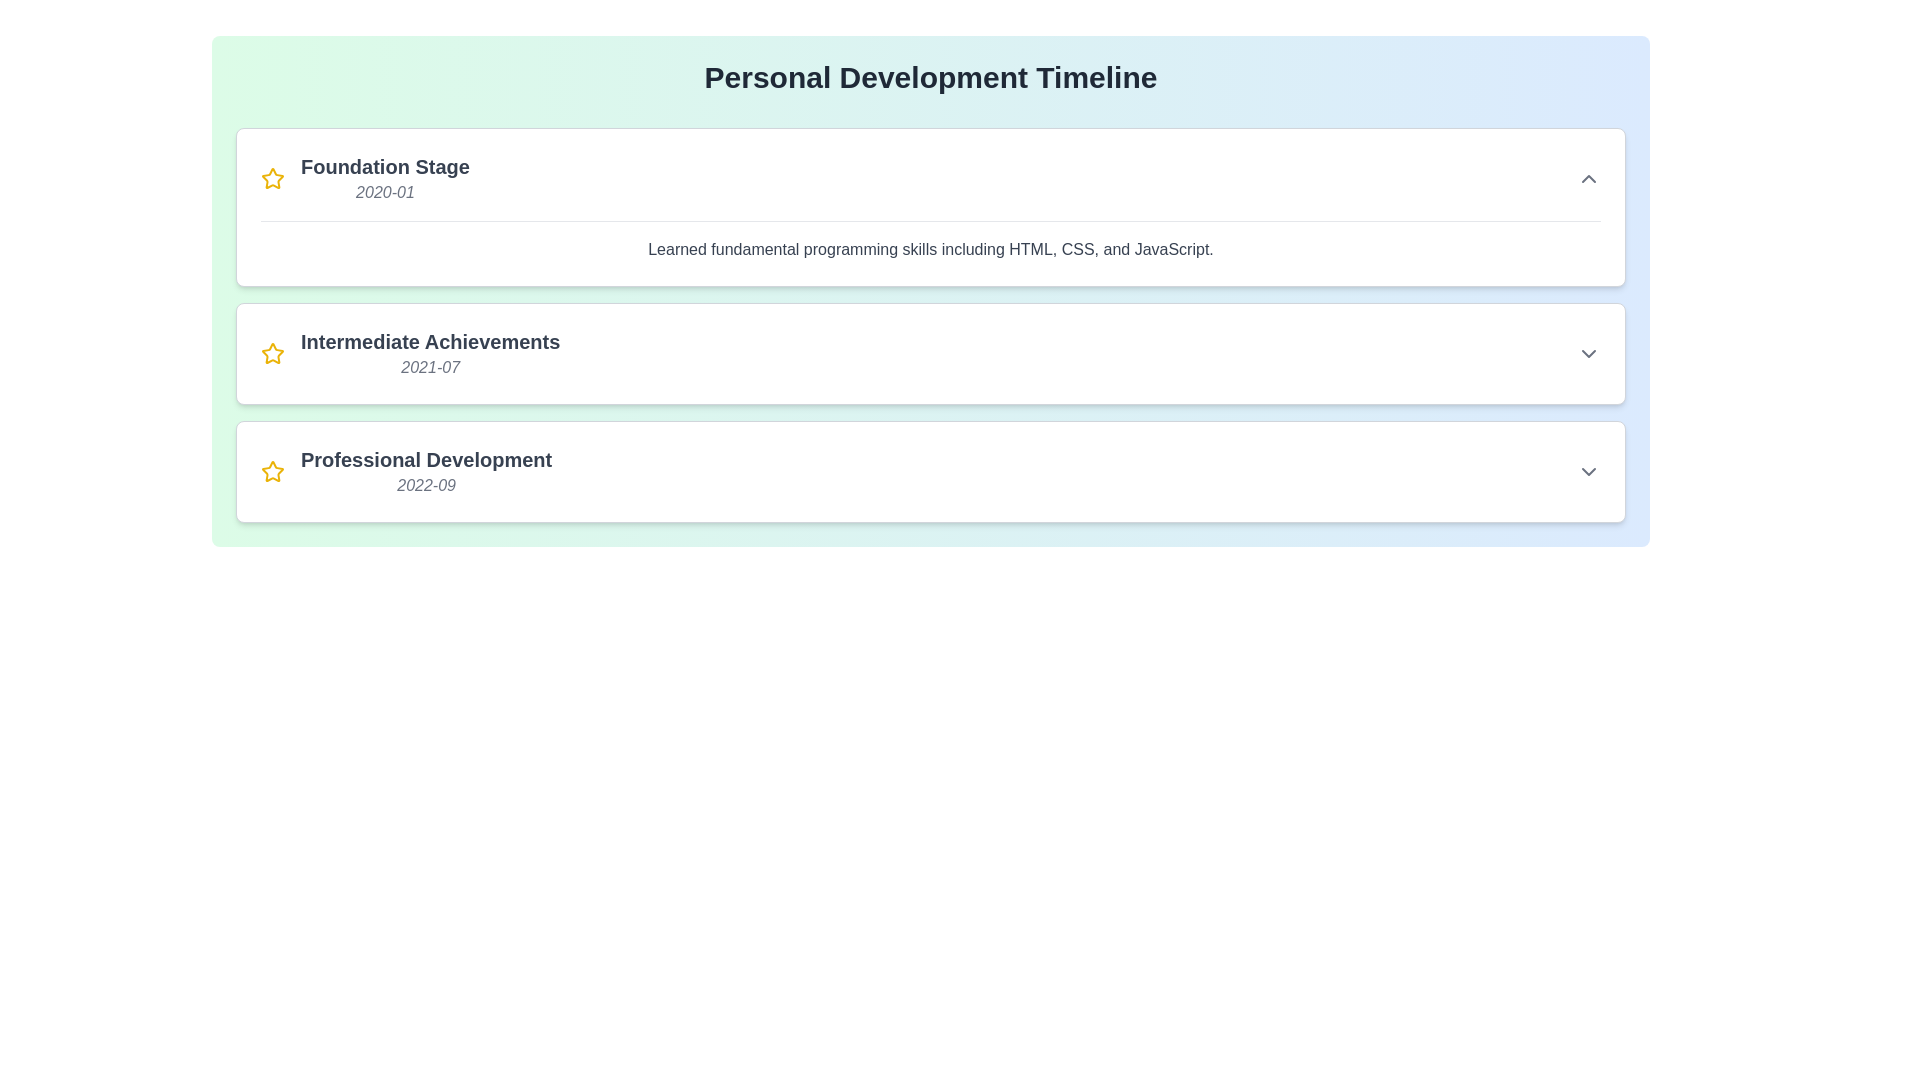 The height and width of the screenshot is (1080, 1920). I want to click on the 'Professional Development' timeline step element, which features bold text 'Professional Development' and italic text '2022-09', alongside a yellow star icon, to view context options, so click(405, 471).